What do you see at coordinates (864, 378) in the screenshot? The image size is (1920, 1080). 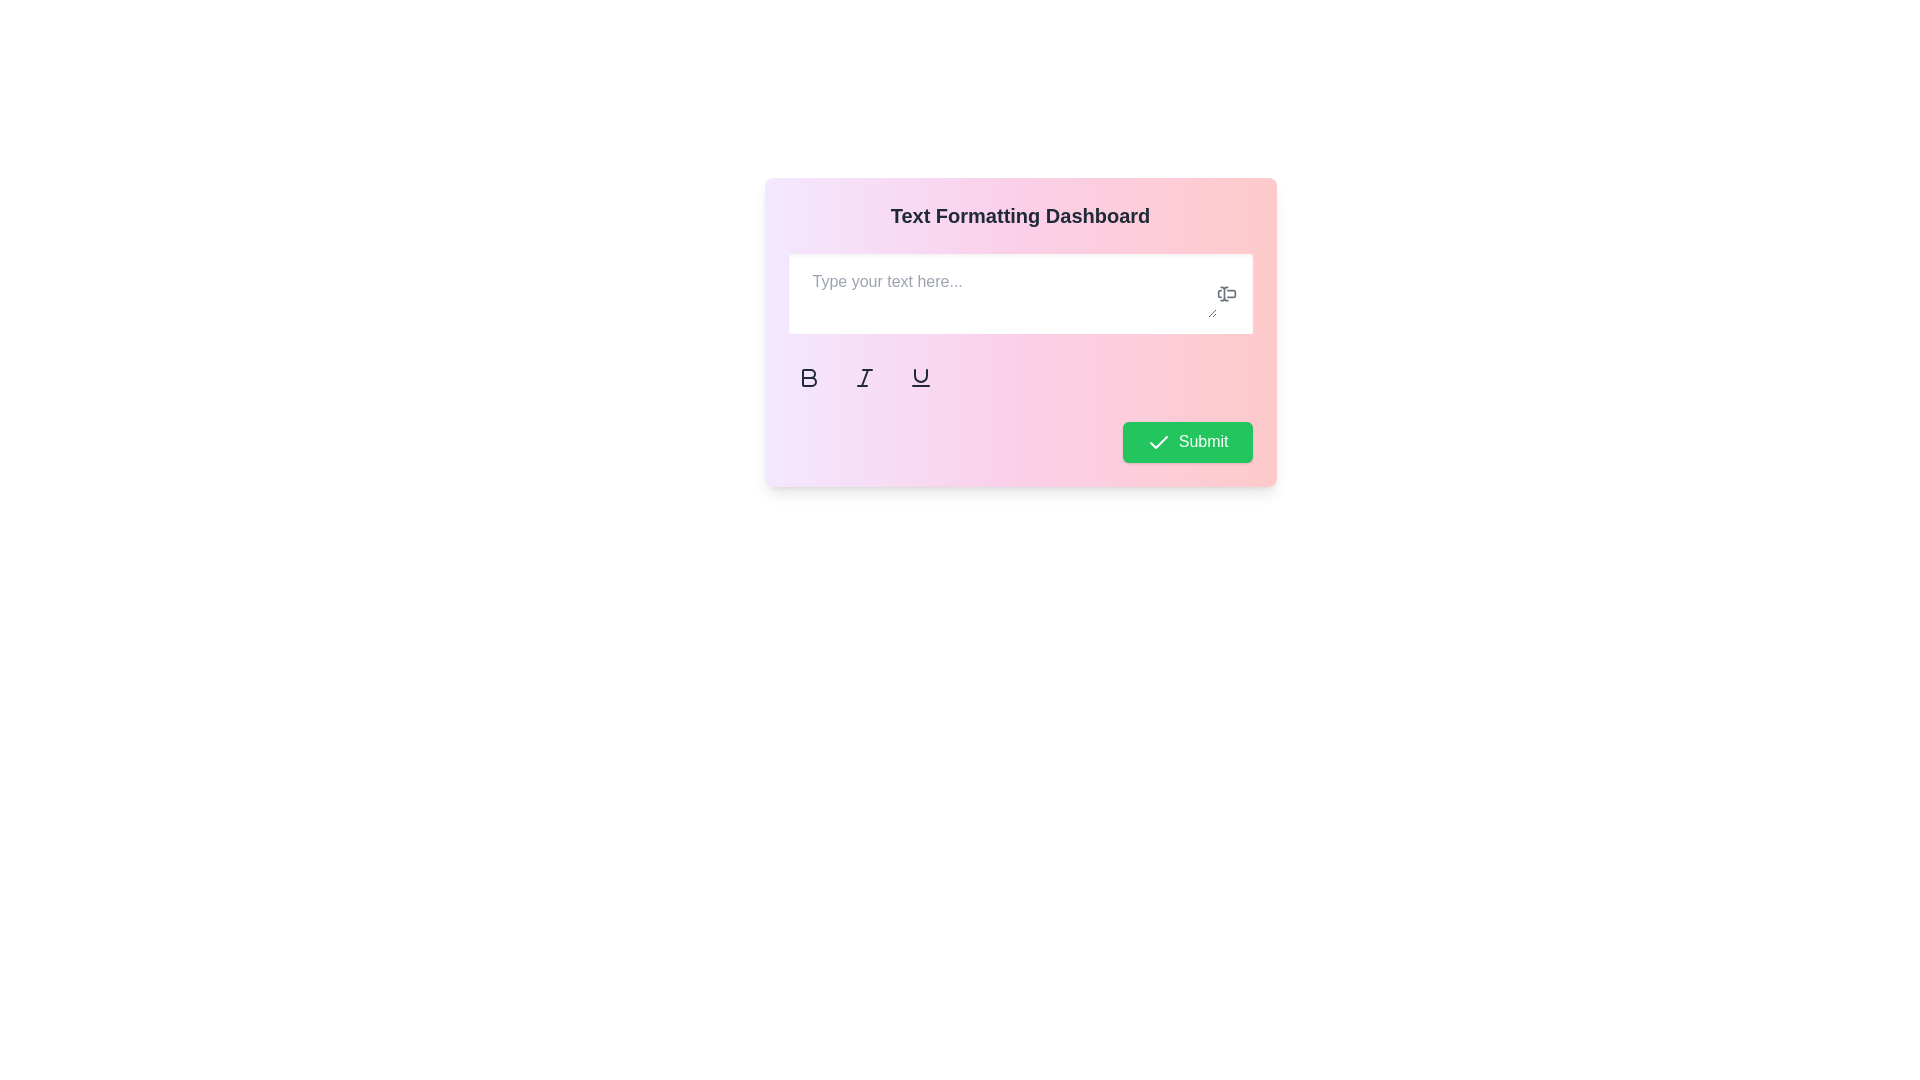 I see `the italic formatting icon located in the second row of the card, positioned between the bold and underline icons` at bounding box center [864, 378].